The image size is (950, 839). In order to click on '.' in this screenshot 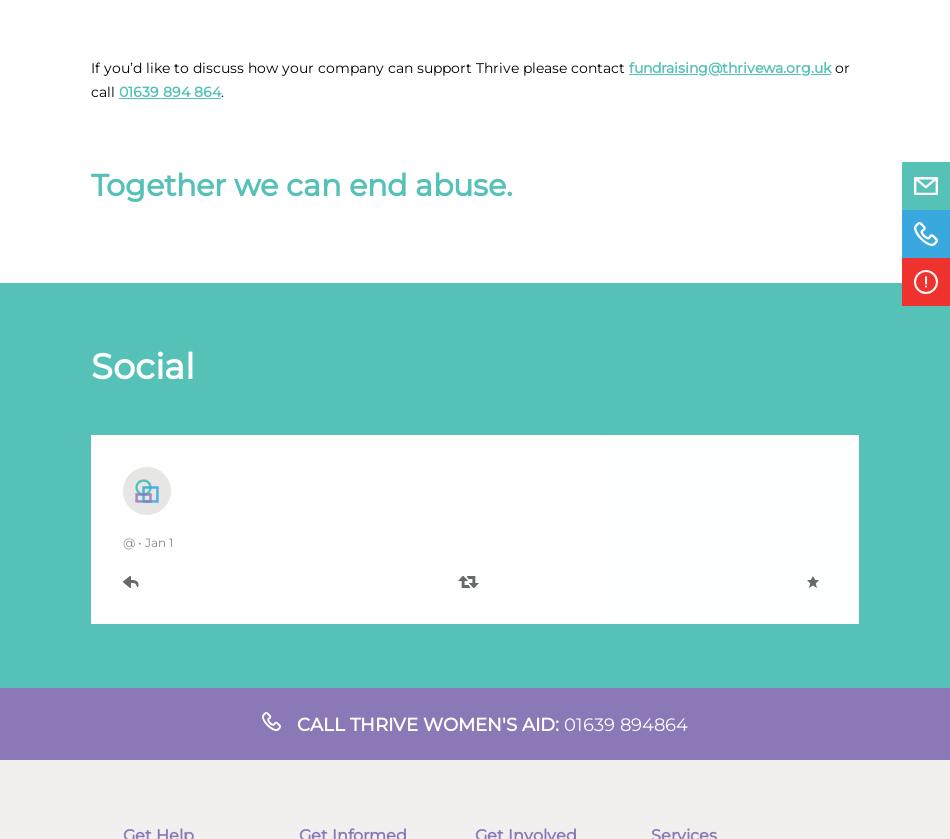, I will do `click(222, 92)`.